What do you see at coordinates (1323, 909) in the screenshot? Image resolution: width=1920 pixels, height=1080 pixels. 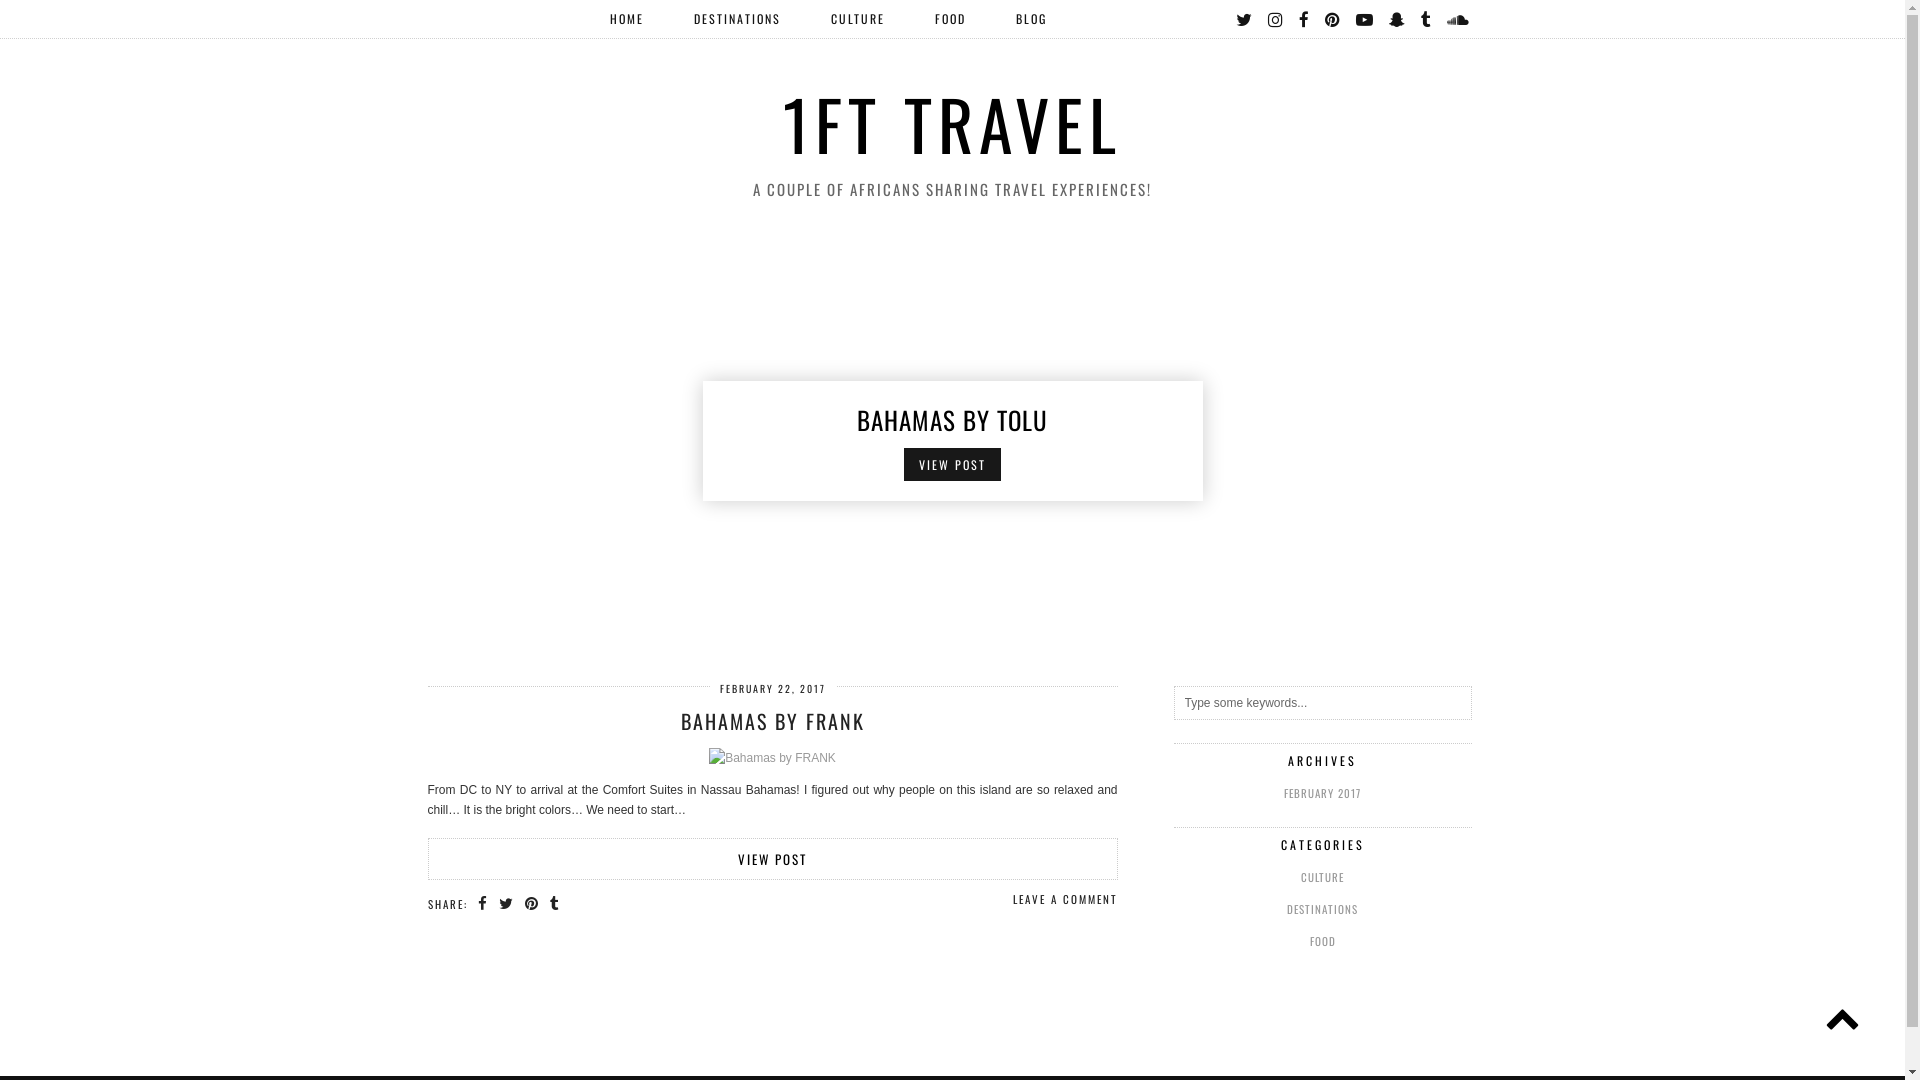 I see `'DESTINATIONS'` at bounding box center [1323, 909].